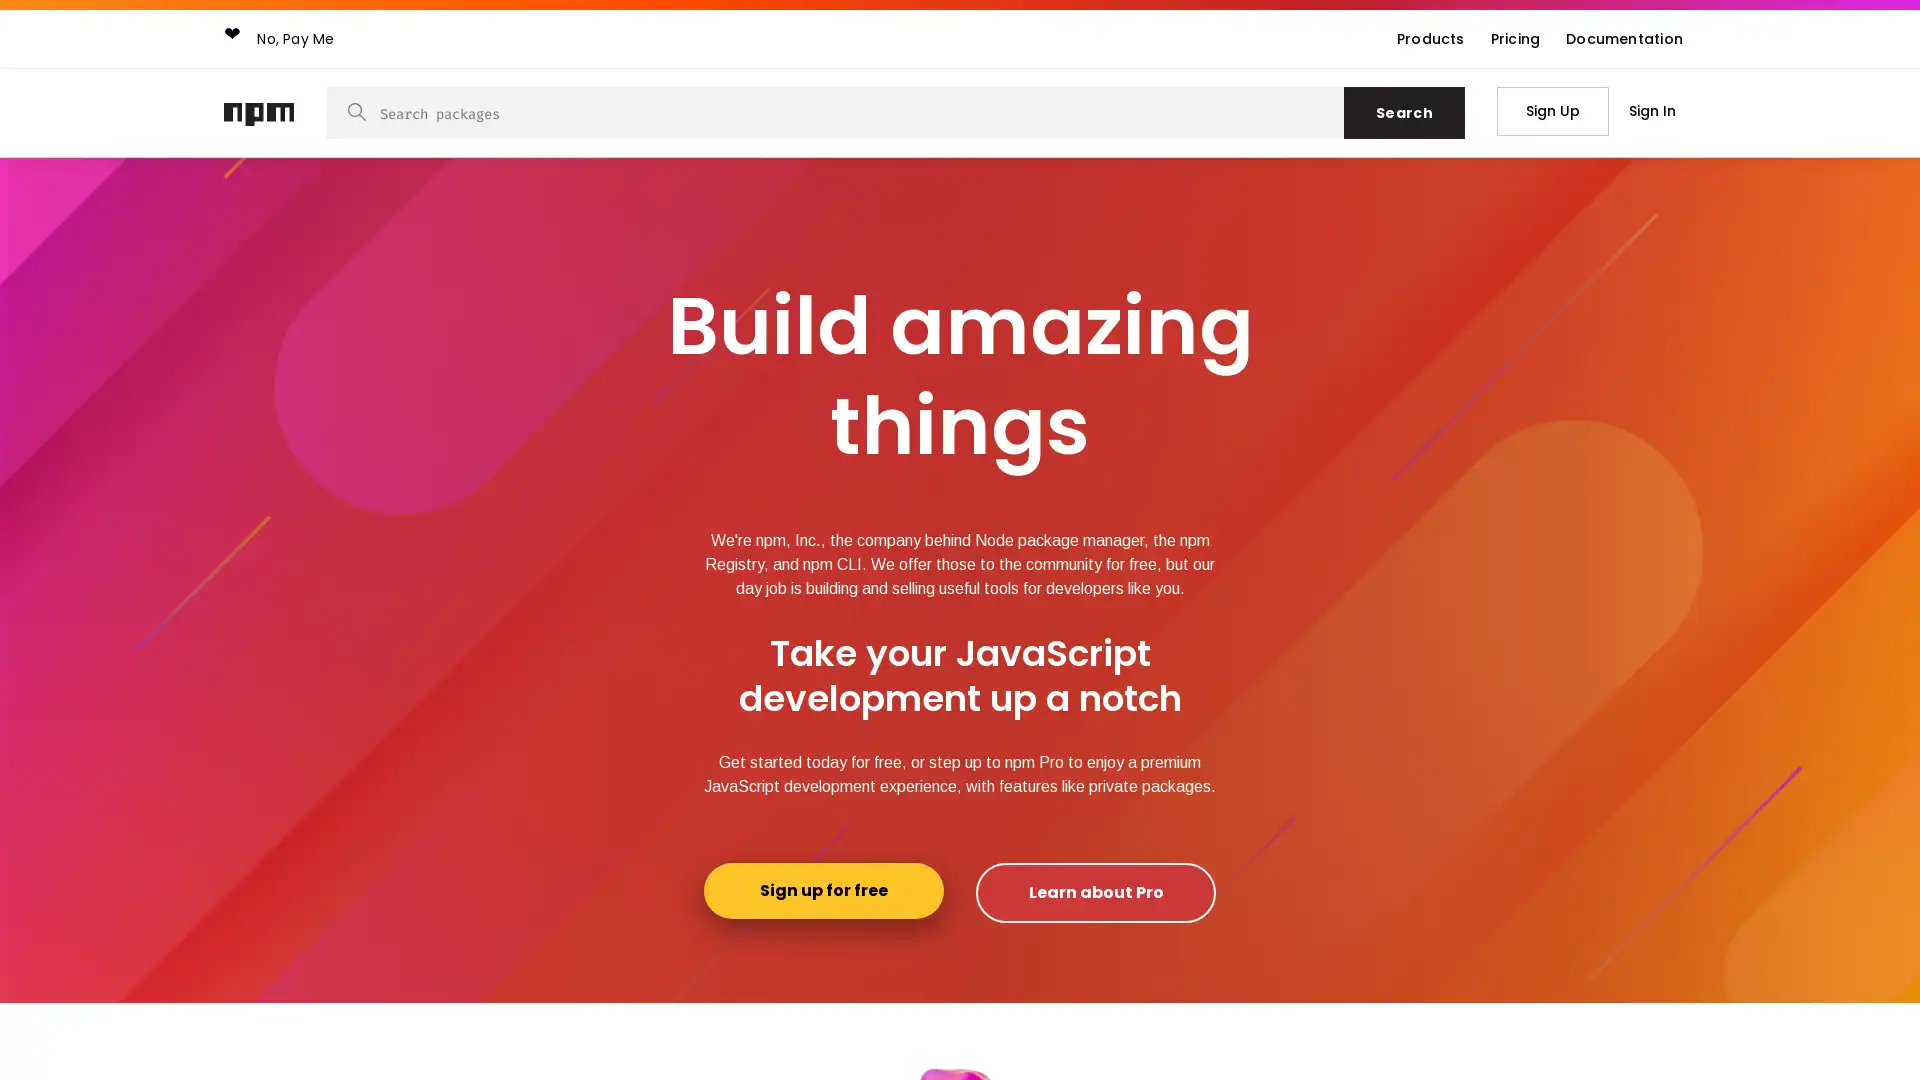  Describe the element at coordinates (1403, 112) in the screenshot. I see `Search` at that location.